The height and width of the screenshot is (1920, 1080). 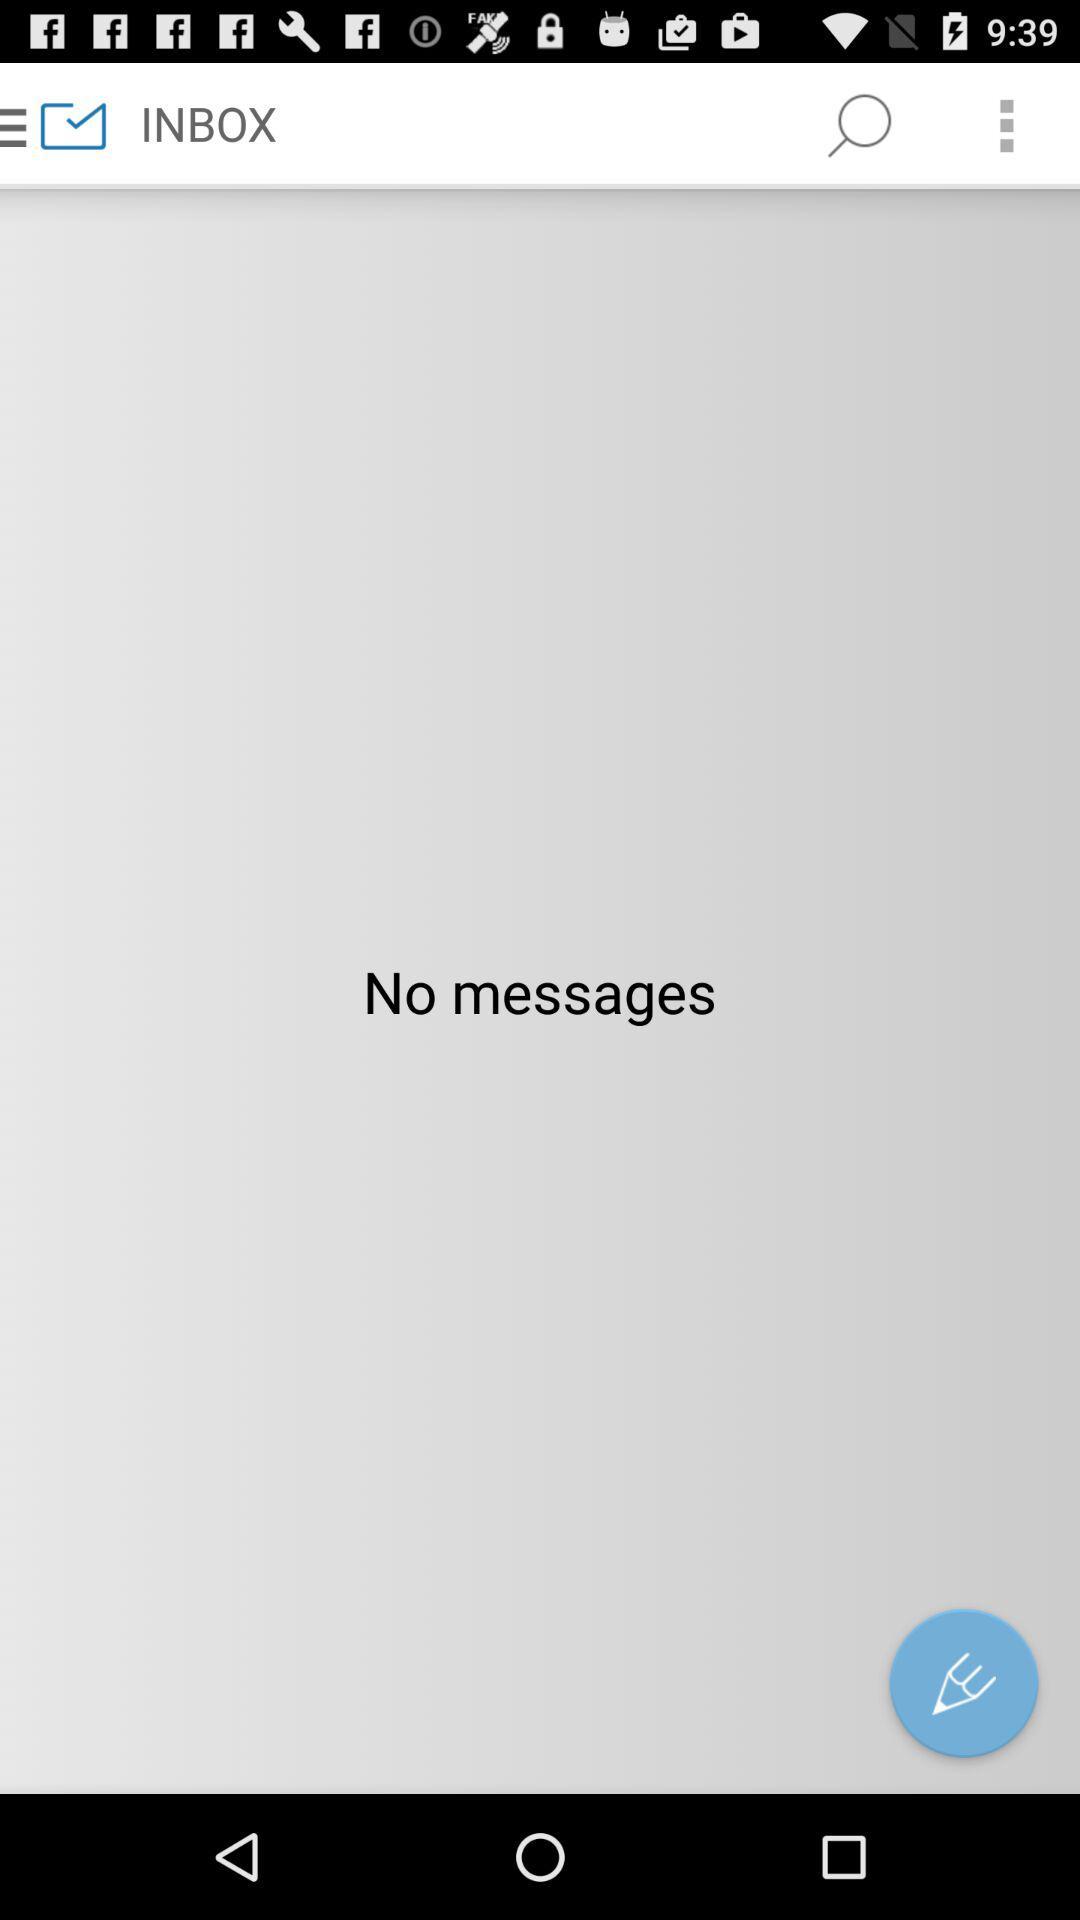 I want to click on the icon at the bottom right corner, so click(x=963, y=1687).